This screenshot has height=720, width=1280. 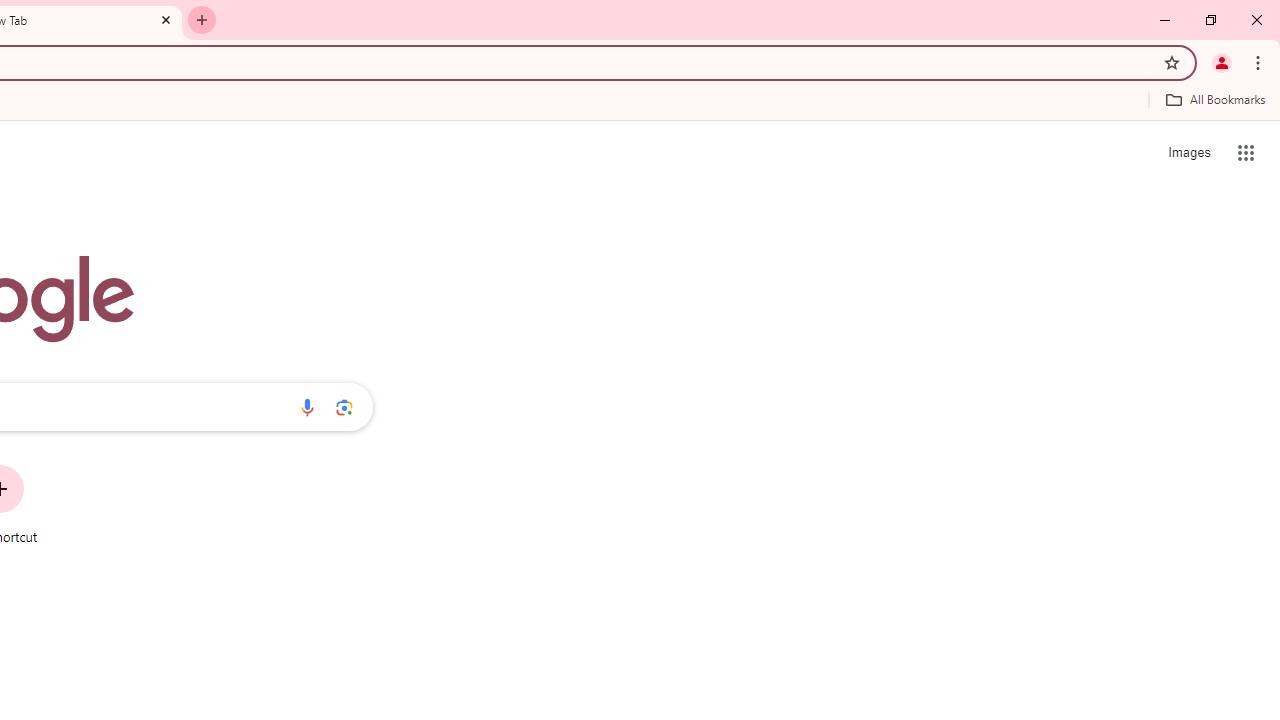 What do you see at coordinates (344, 406) in the screenshot?
I see `'Search by image'` at bounding box center [344, 406].